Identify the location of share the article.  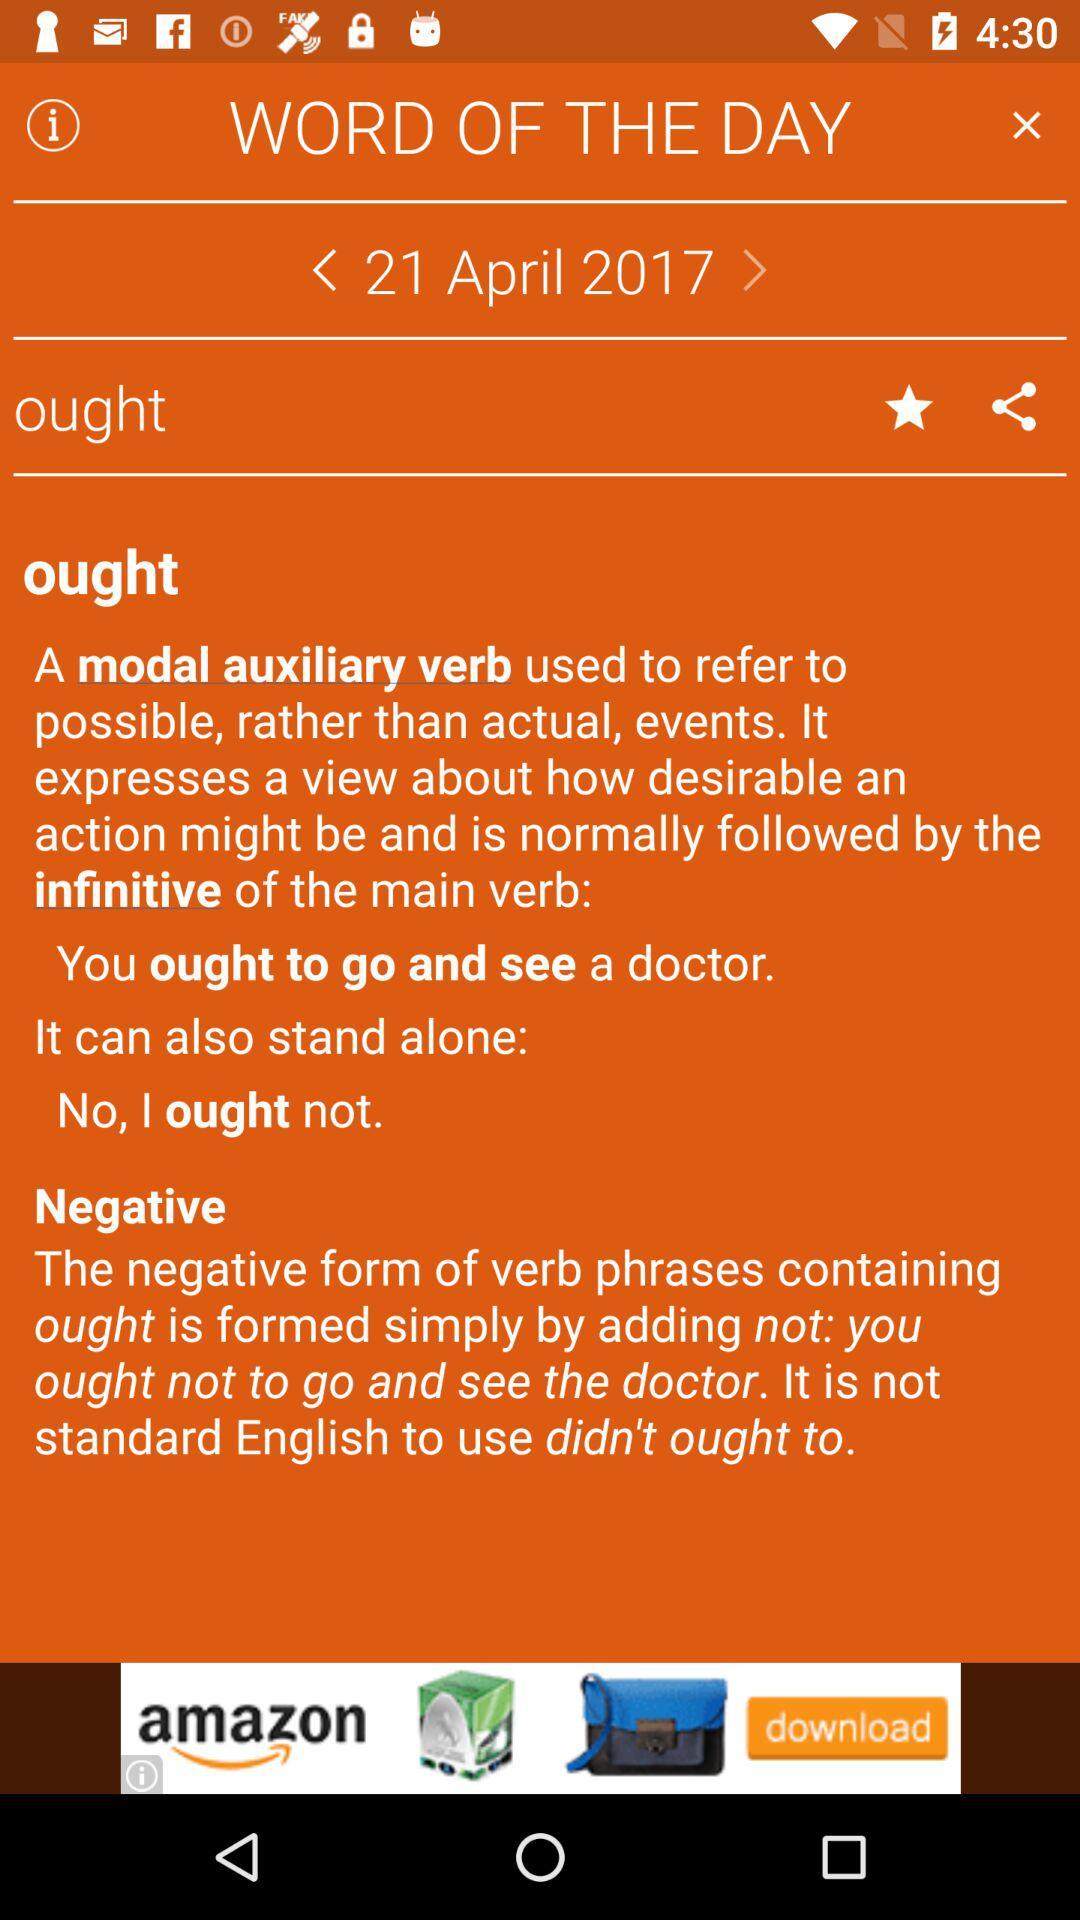
(1014, 405).